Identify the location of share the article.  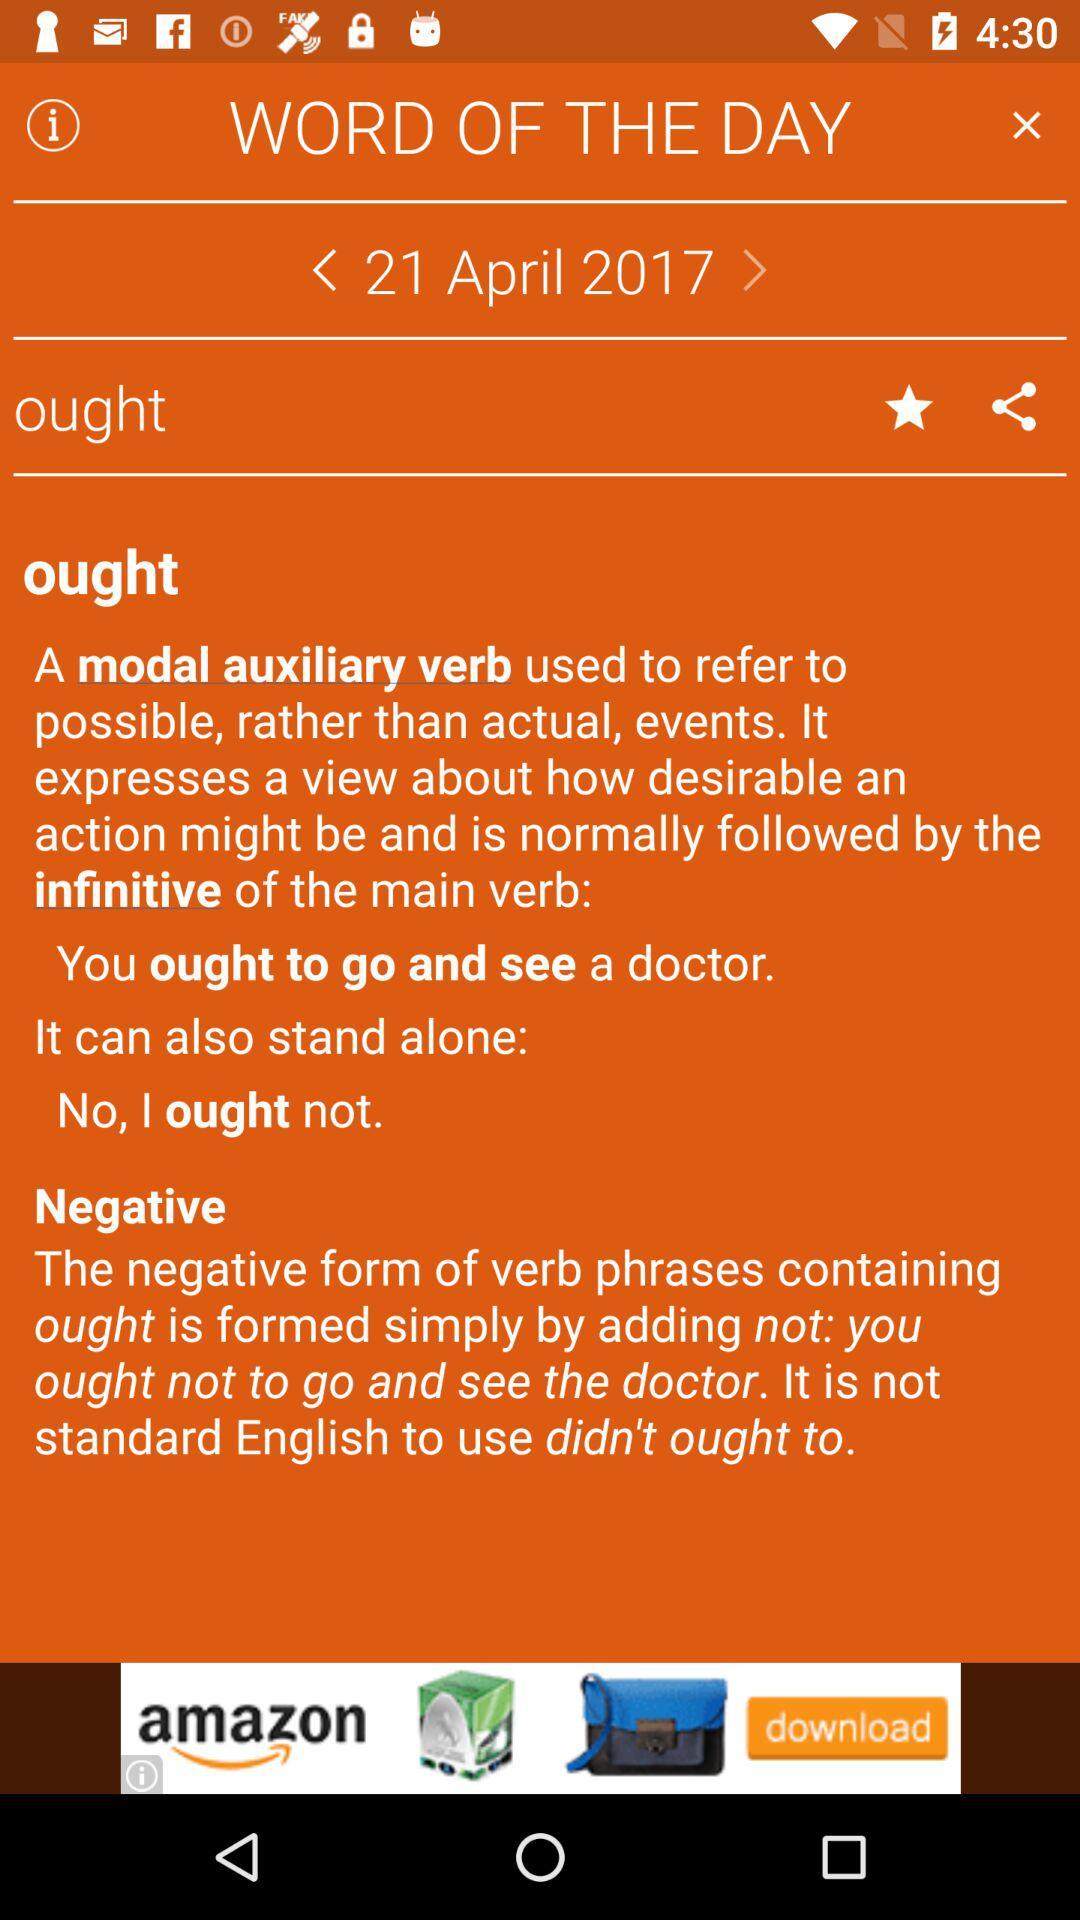
(1014, 405).